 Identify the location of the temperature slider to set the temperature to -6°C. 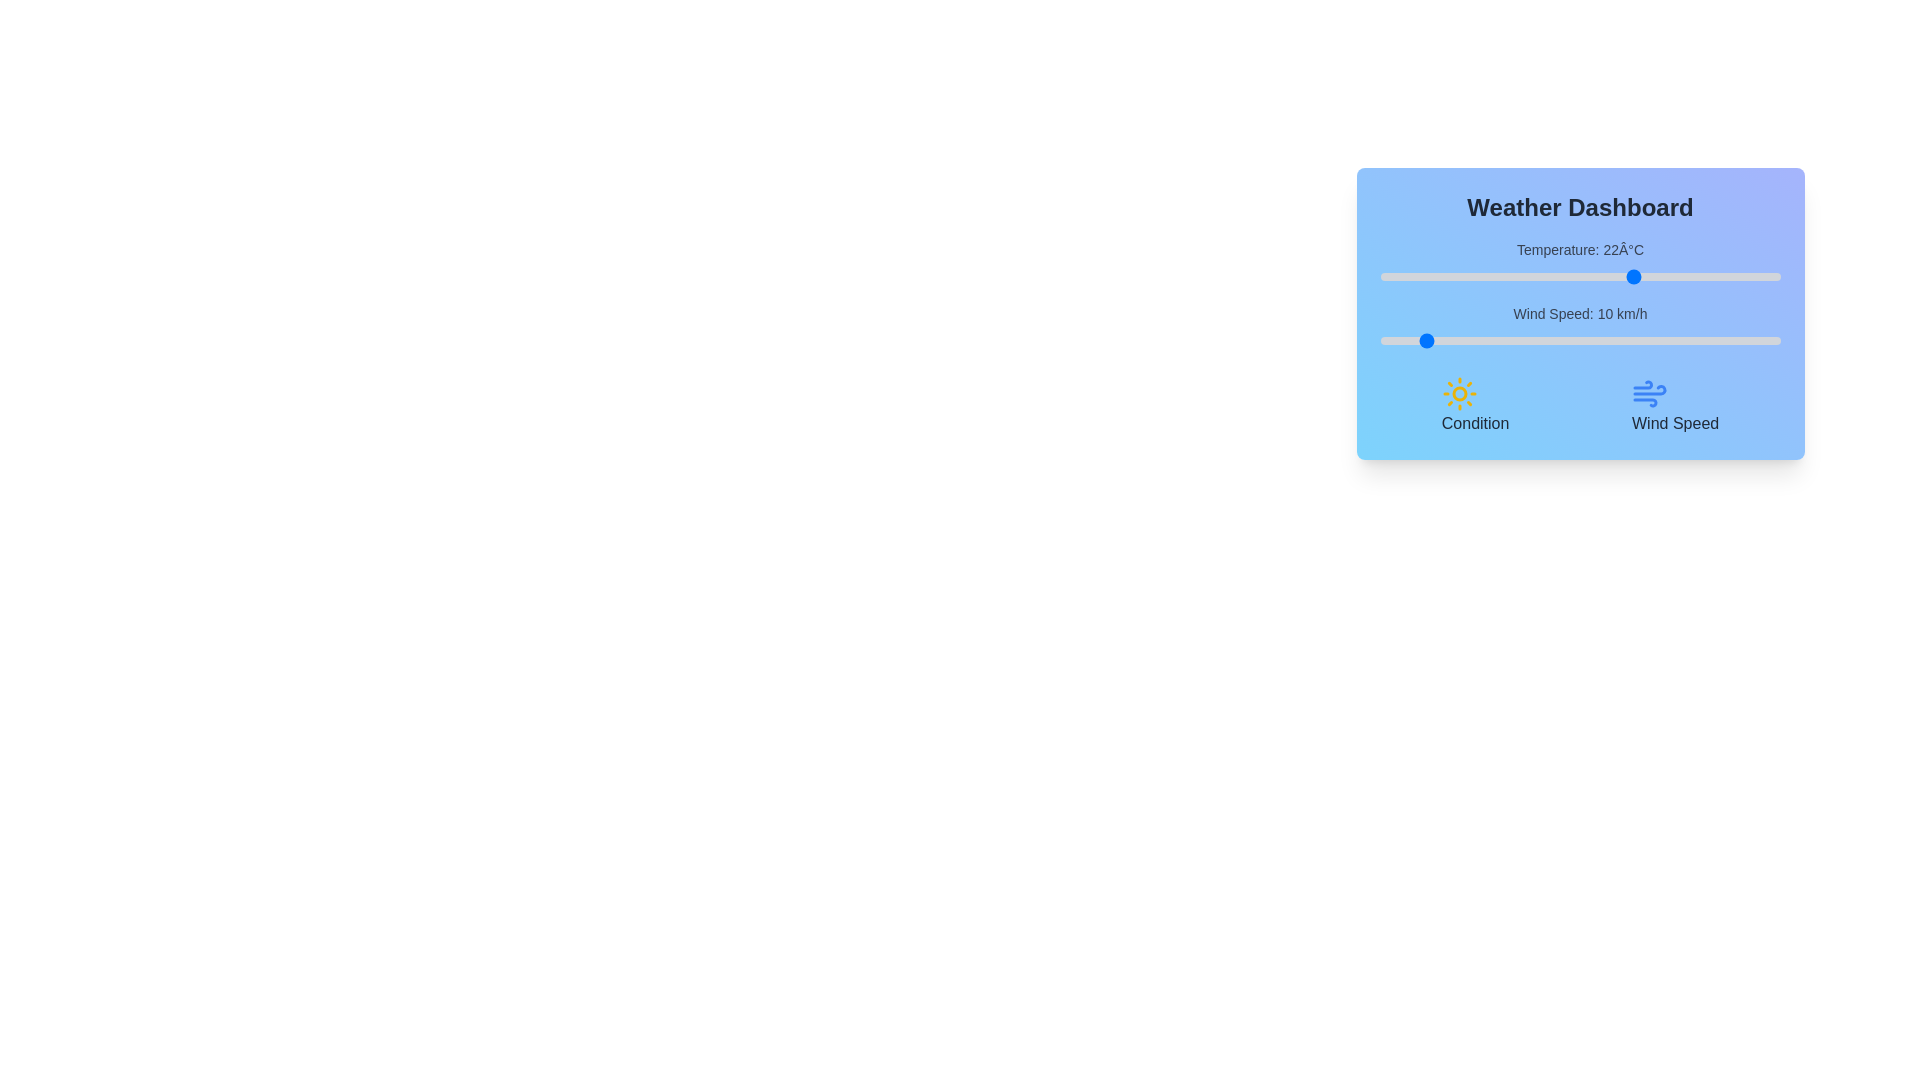
(1411, 277).